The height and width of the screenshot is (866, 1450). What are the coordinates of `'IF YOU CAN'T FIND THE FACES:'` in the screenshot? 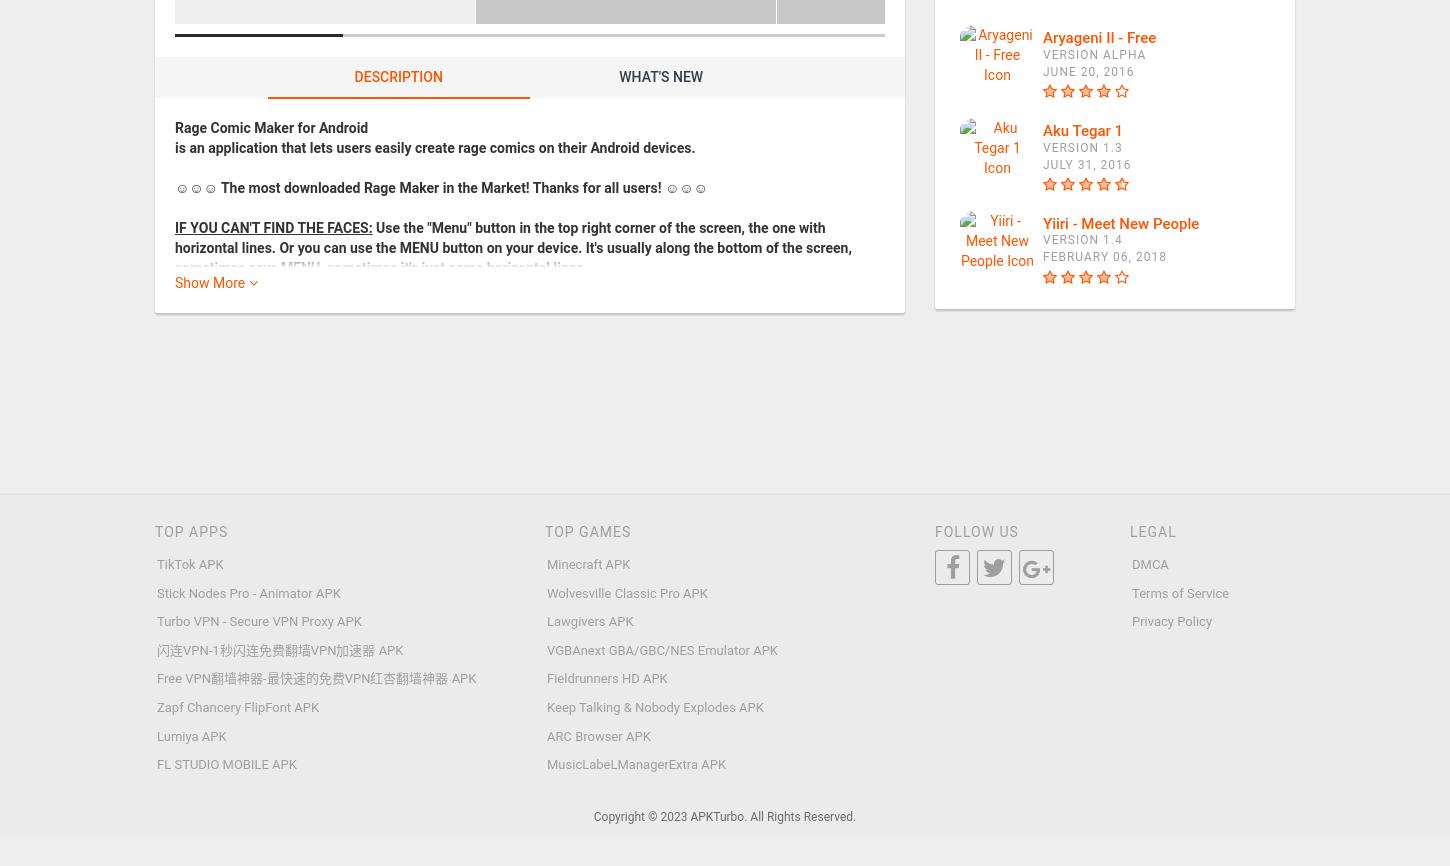 It's located at (273, 225).